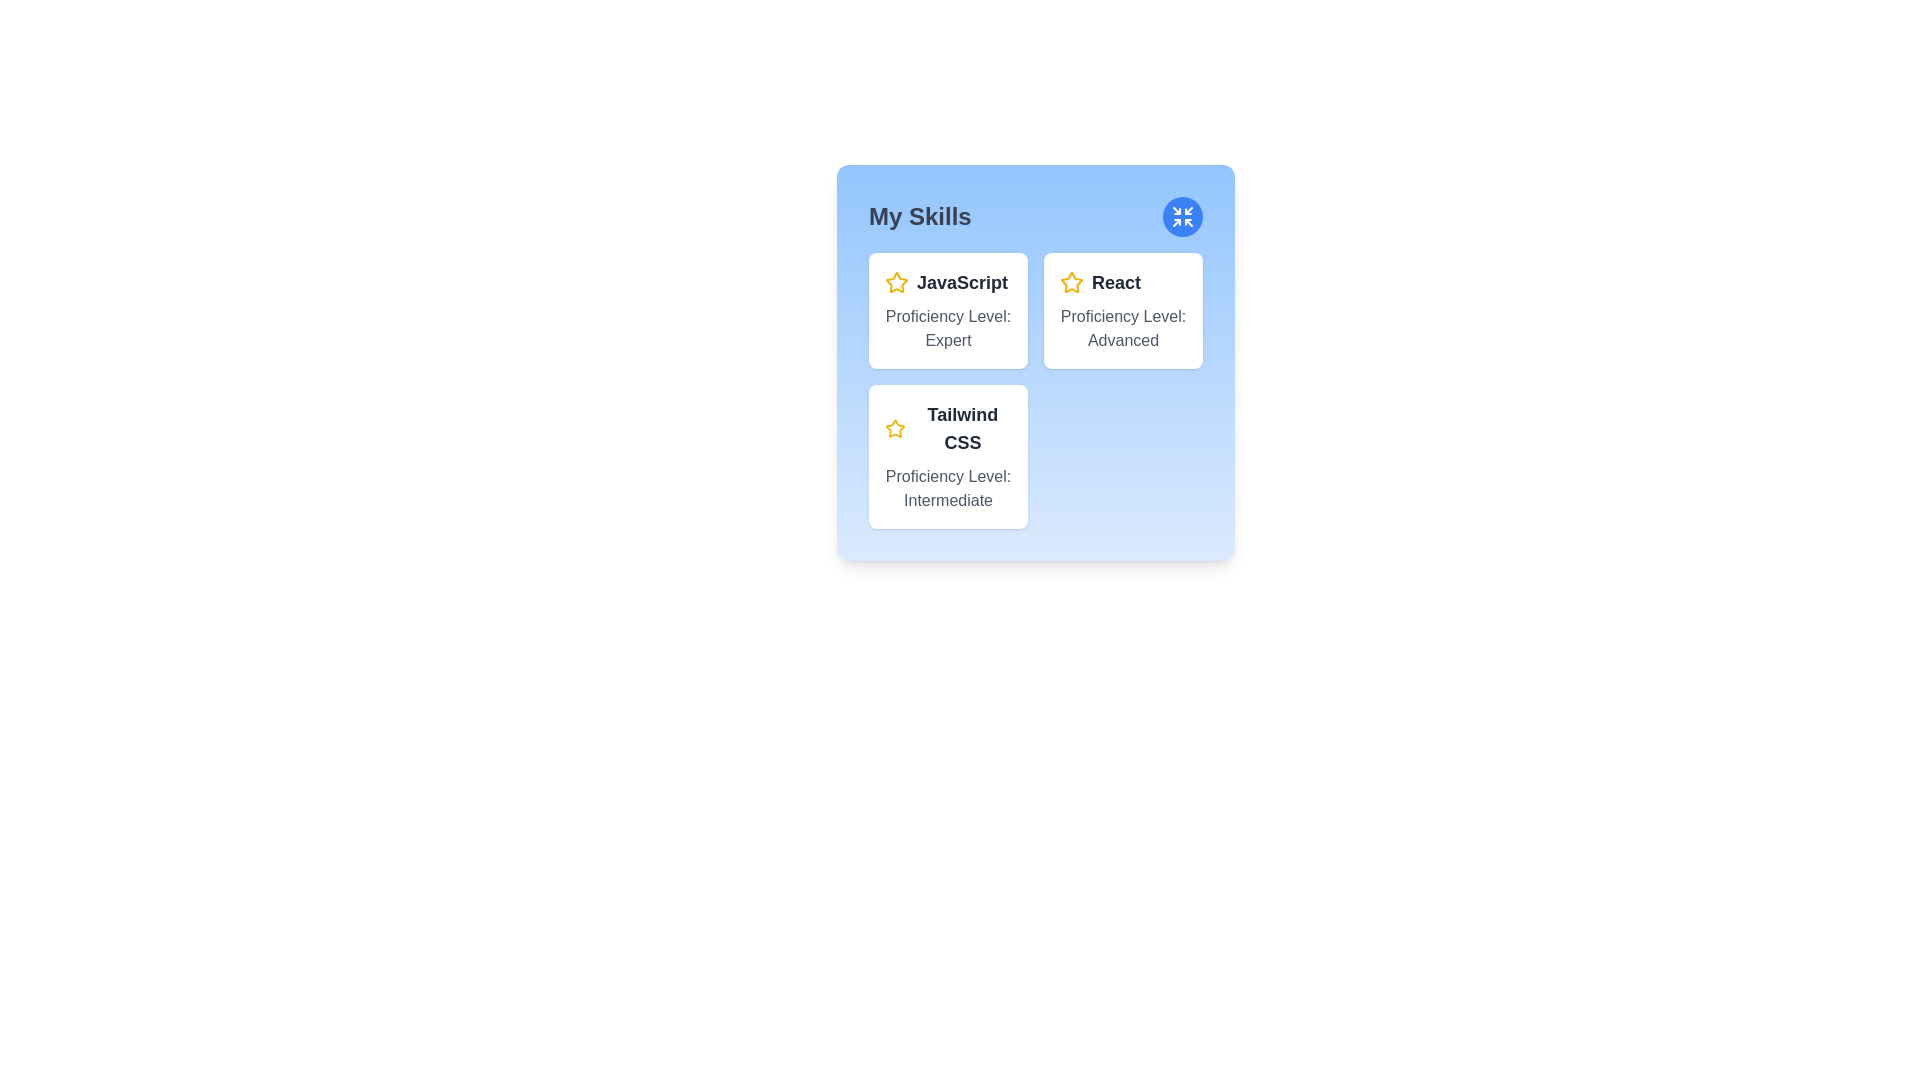 Image resolution: width=1920 pixels, height=1080 pixels. I want to click on the star-shaped icon with a yellow fill that indicates a prominent emphasis in the skill listing card for 'Tailwind CSS.', so click(894, 427).